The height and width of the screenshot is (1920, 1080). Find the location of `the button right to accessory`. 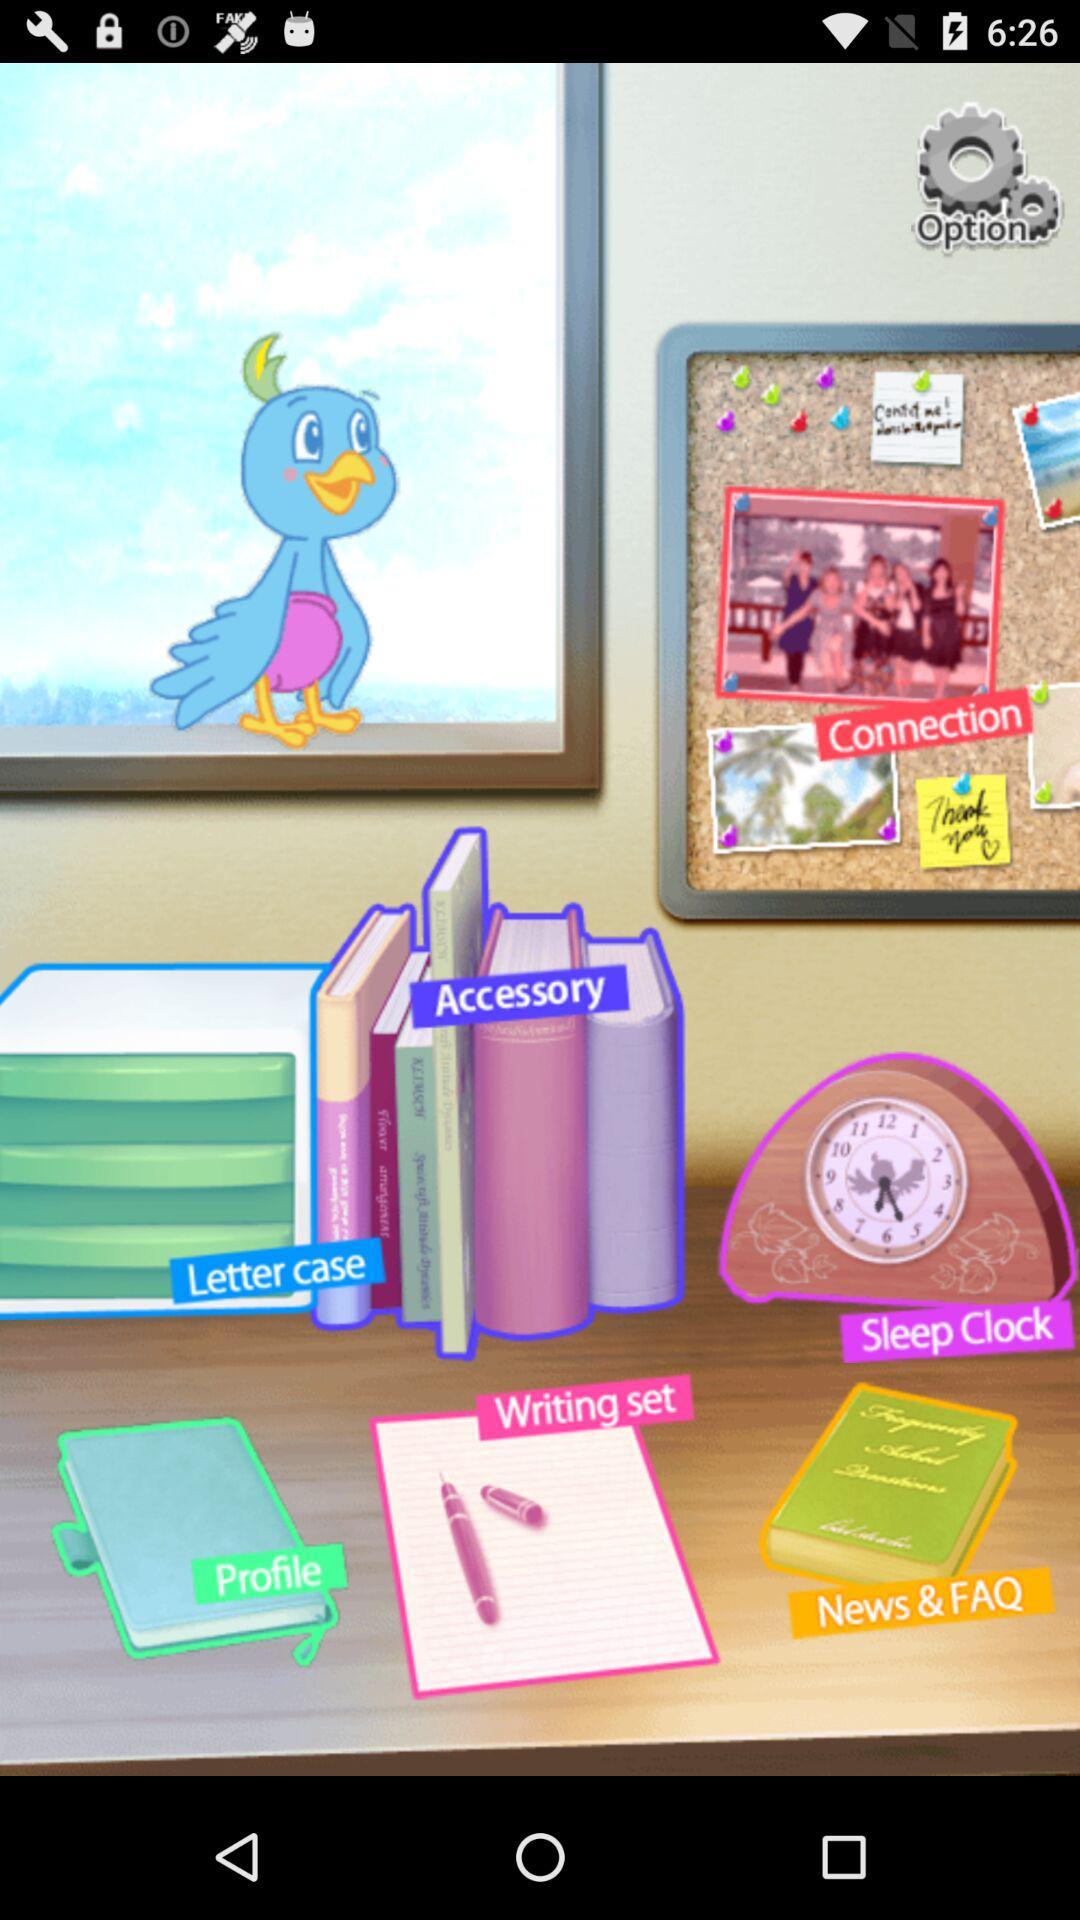

the button right to accessory is located at coordinates (885, 1206).